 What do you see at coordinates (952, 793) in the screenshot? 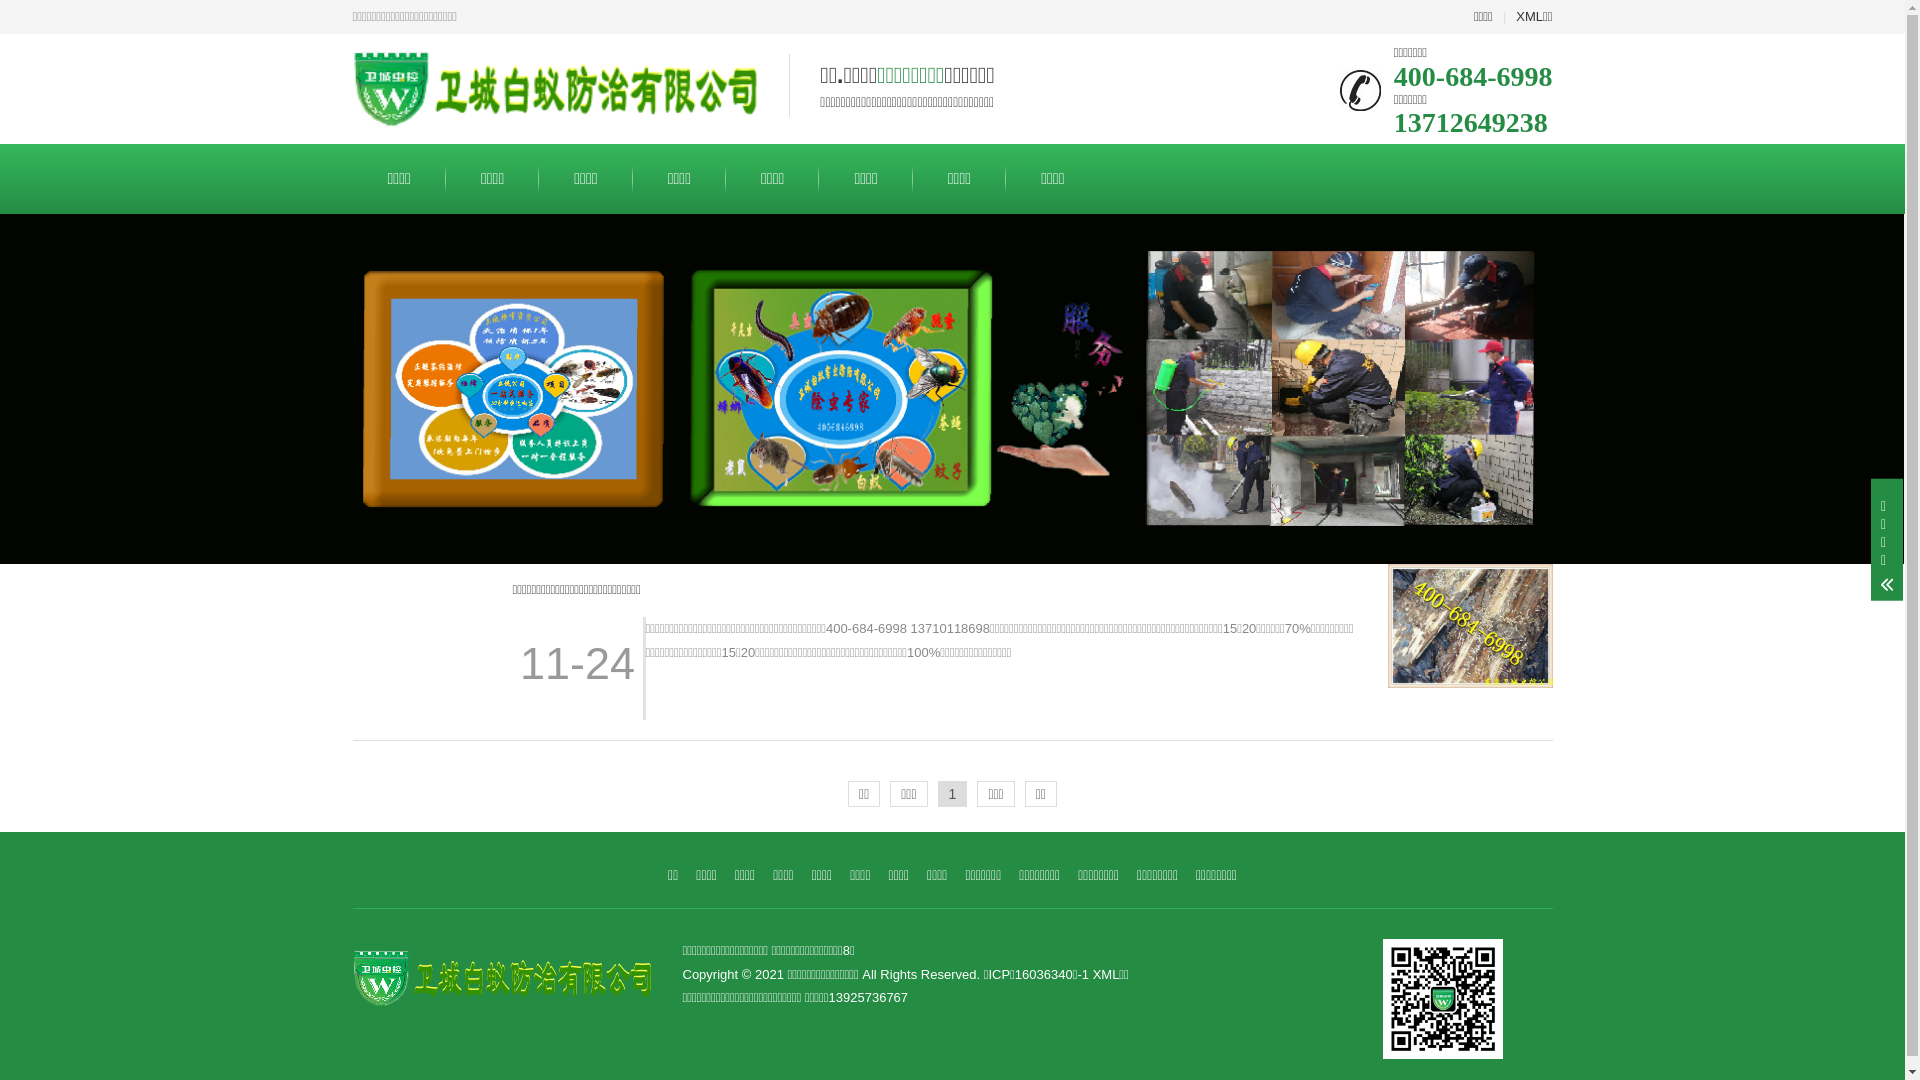
I see `'1'` at bounding box center [952, 793].